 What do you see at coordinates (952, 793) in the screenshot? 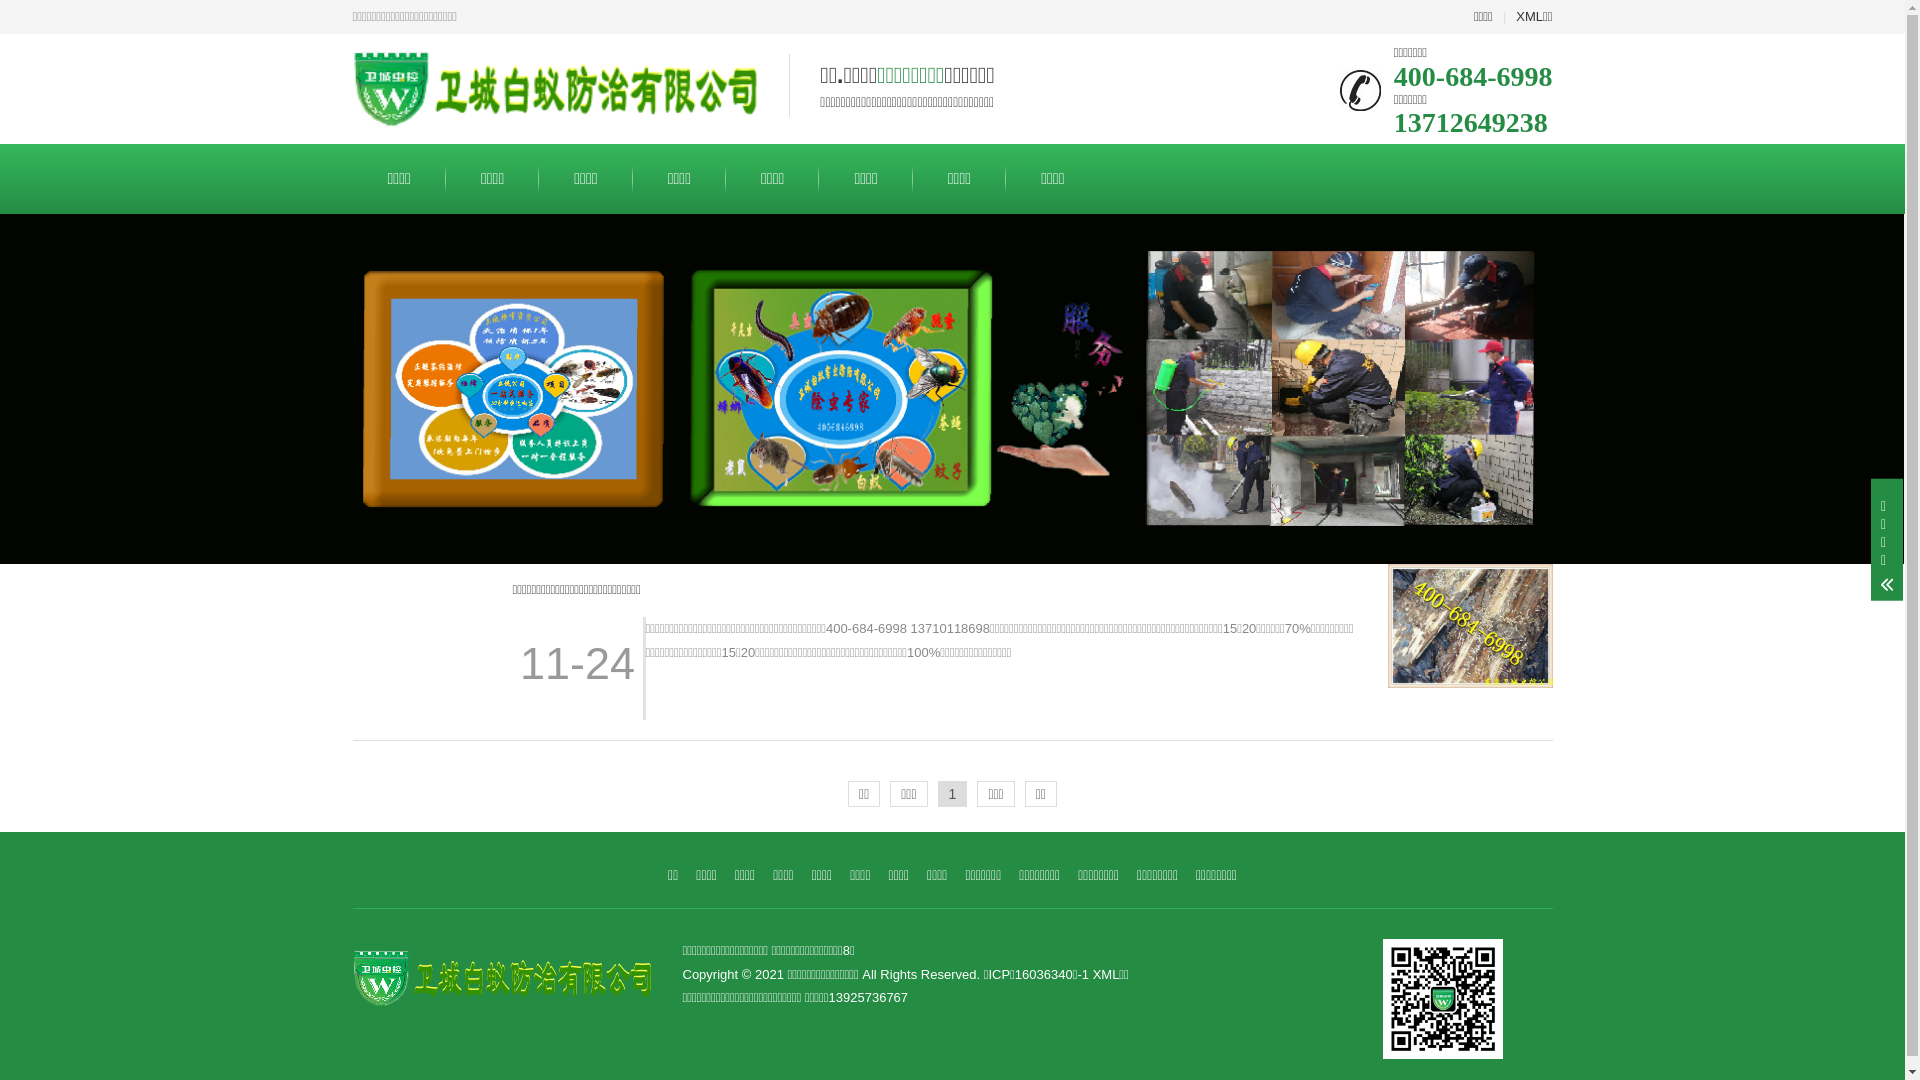
I see `'1'` at bounding box center [952, 793].